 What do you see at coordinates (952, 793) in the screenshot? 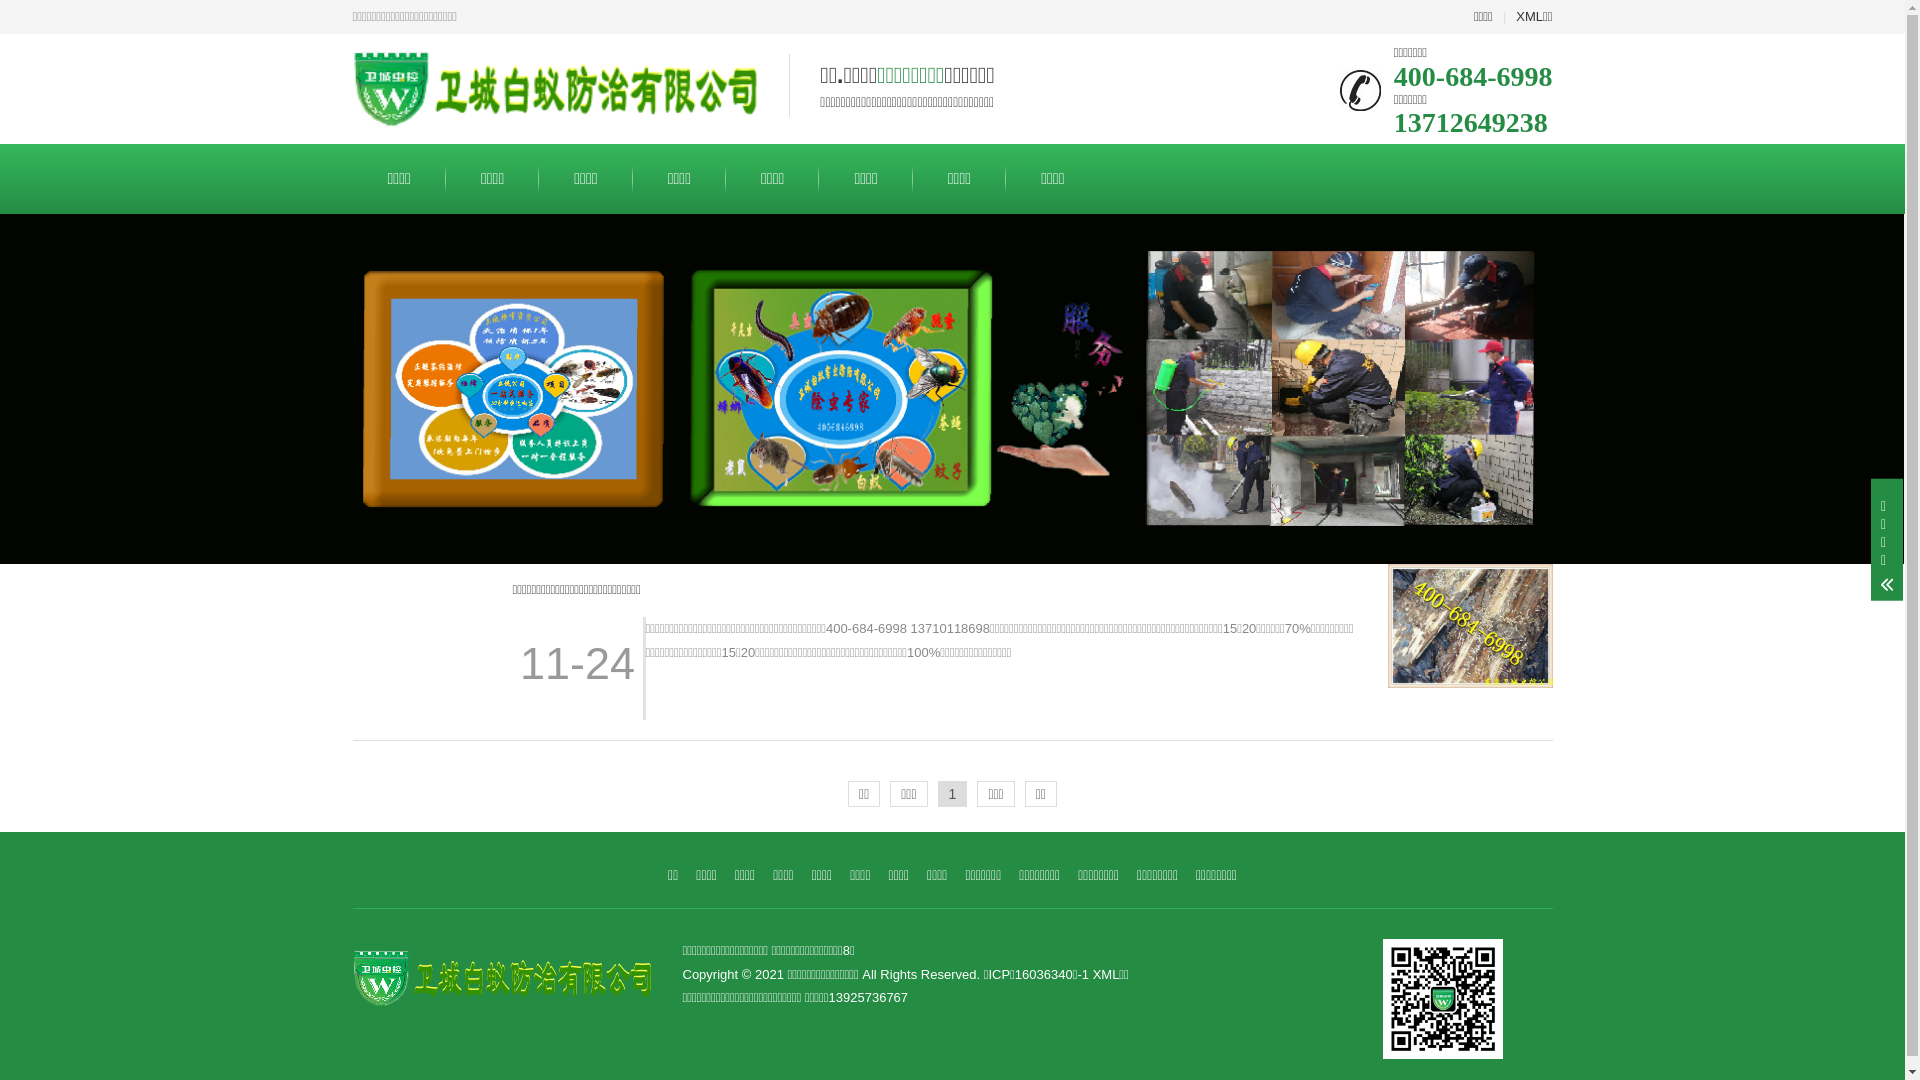
I see `'1'` at bounding box center [952, 793].